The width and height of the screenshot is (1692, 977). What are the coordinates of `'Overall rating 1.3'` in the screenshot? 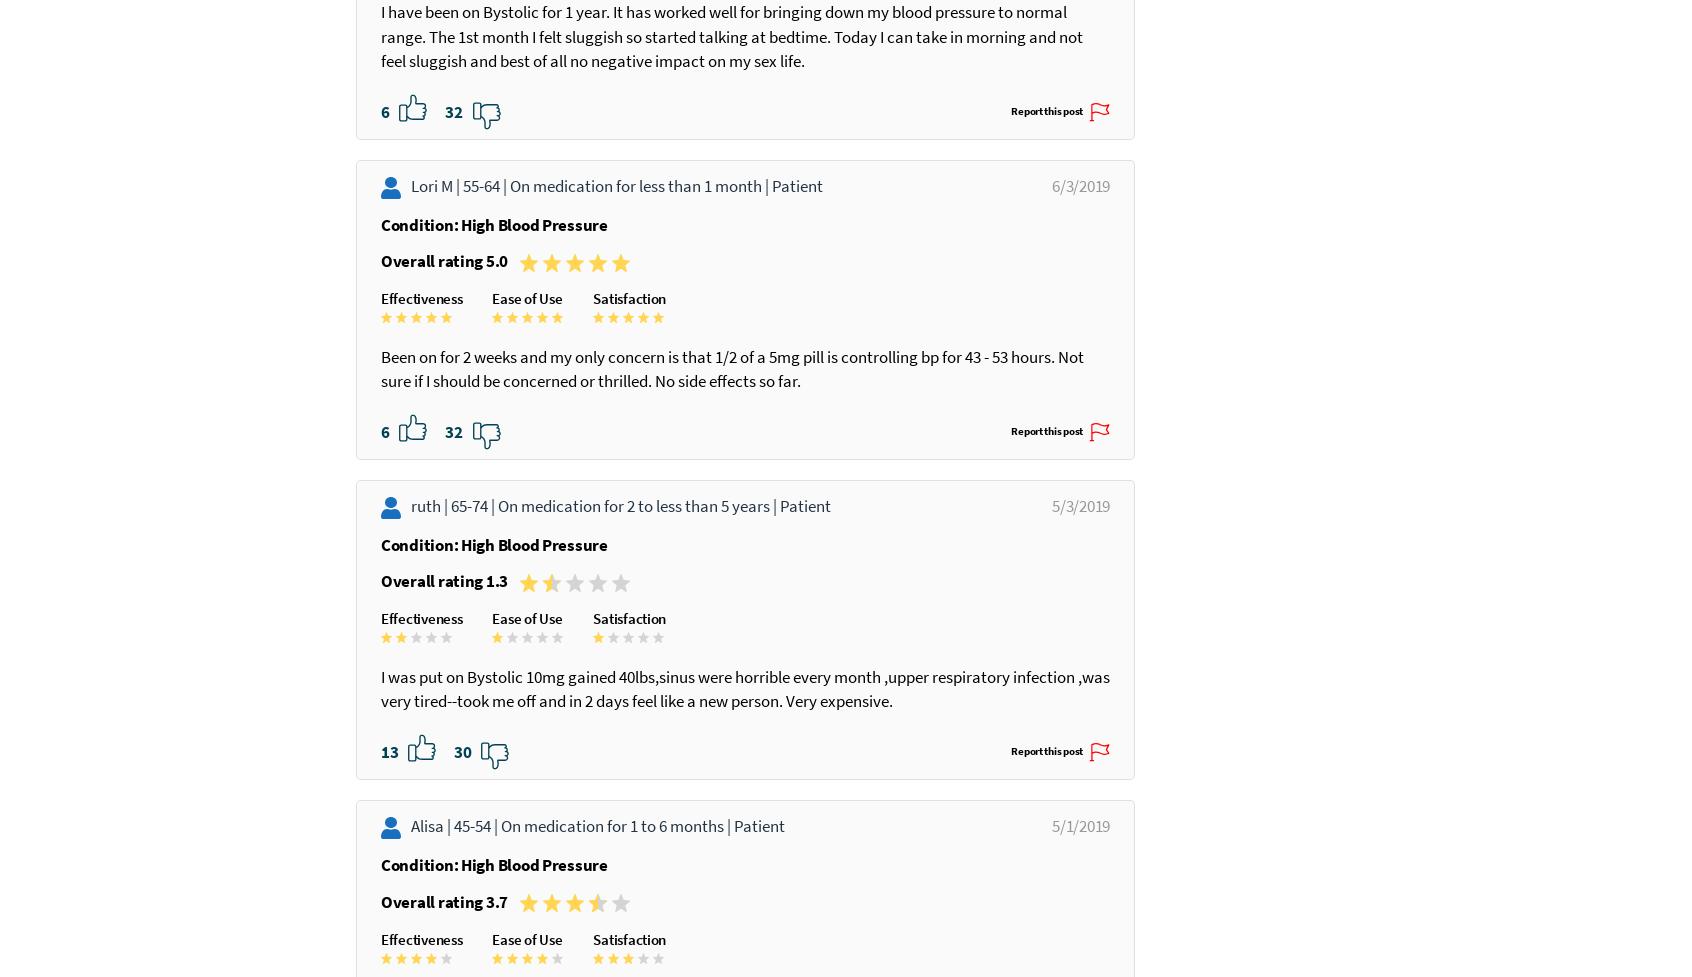 It's located at (381, 678).